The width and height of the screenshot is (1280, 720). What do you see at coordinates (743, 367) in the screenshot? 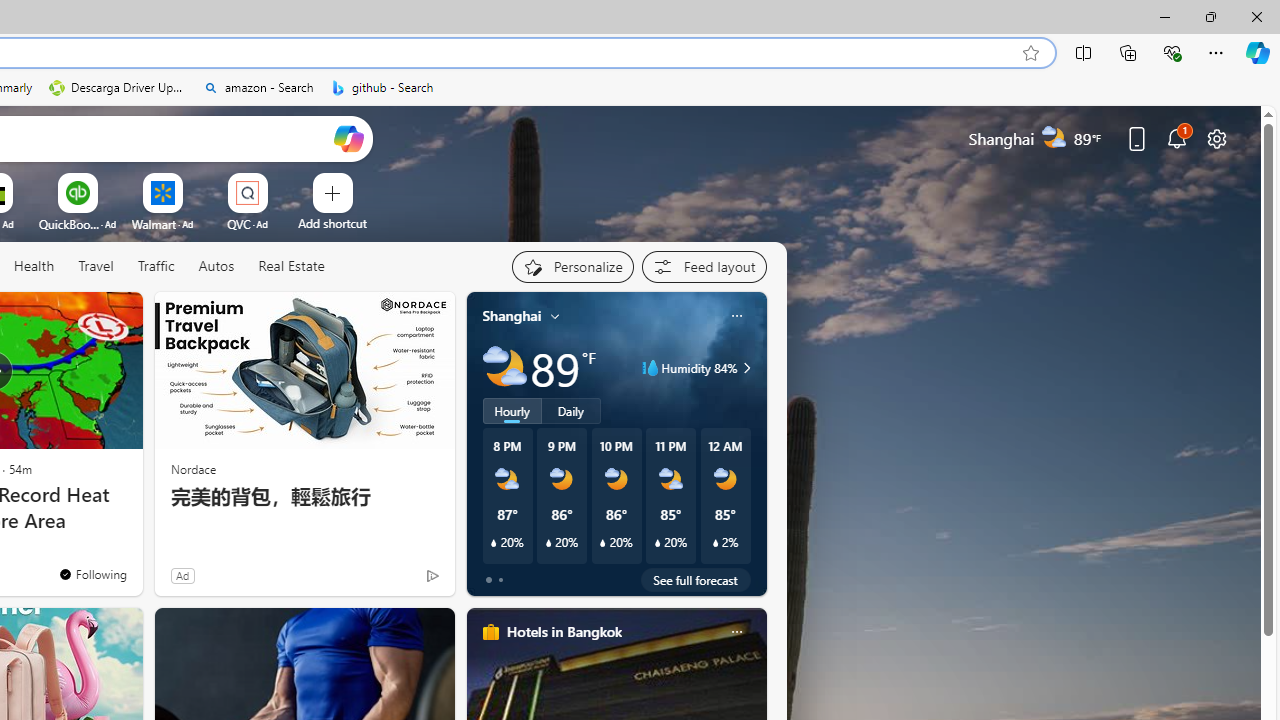
I see `'Humidity 84%'` at bounding box center [743, 367].